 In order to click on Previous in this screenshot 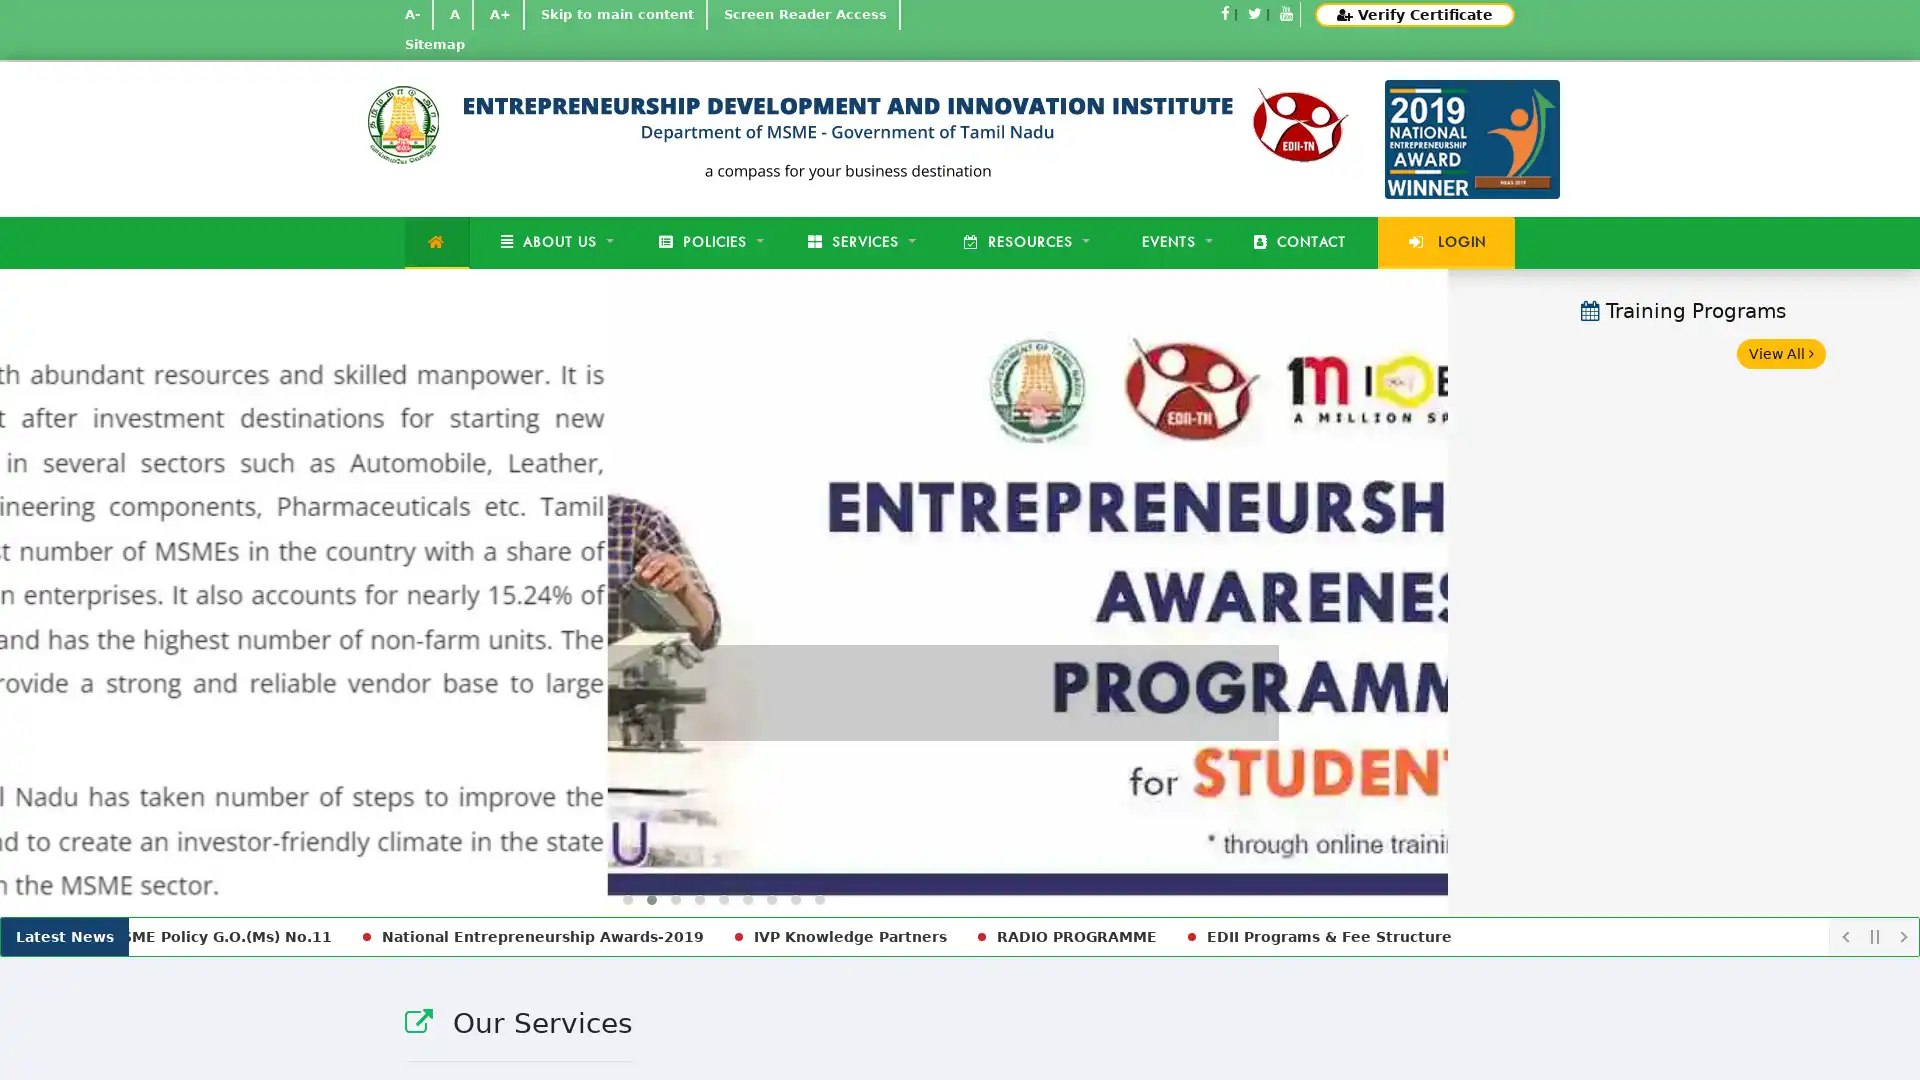, I will do `click(39, 571)`.